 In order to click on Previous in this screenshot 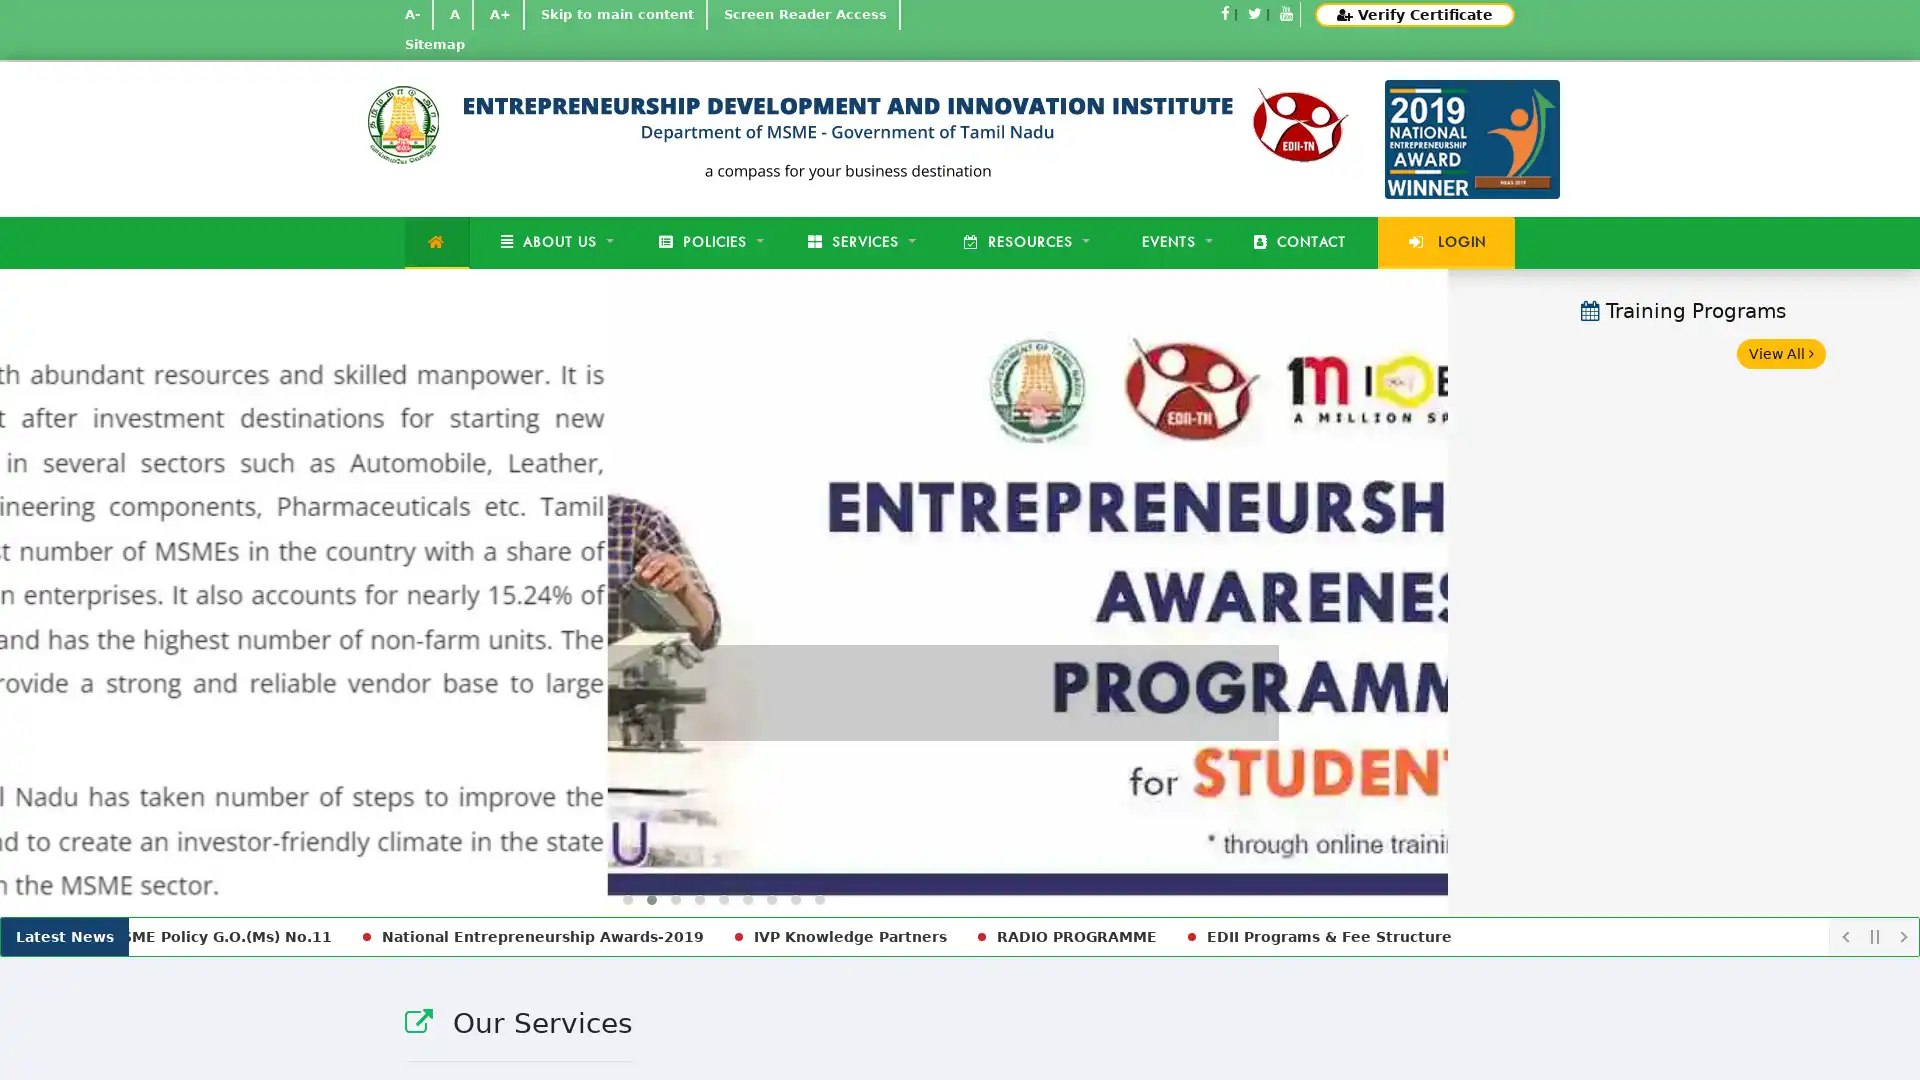, I will do `click(39, 571)`.